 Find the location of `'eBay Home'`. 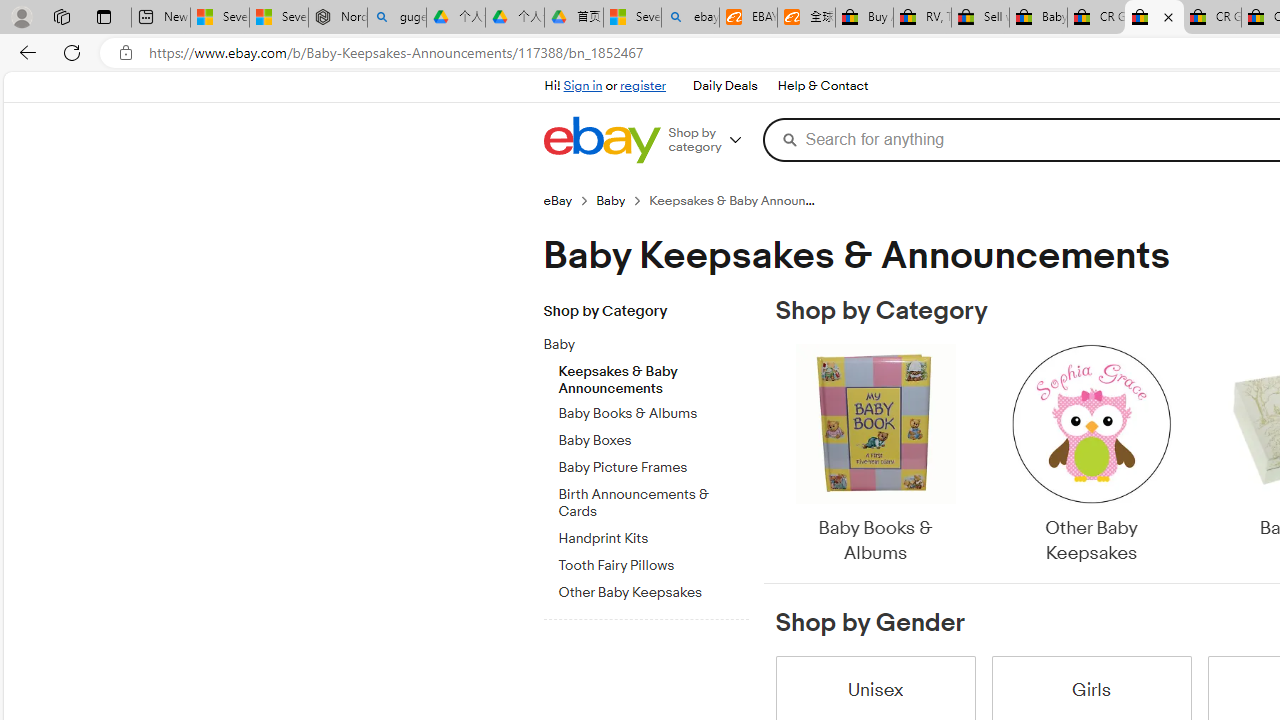

'eBay Home' is located at coordinates (600, 139).